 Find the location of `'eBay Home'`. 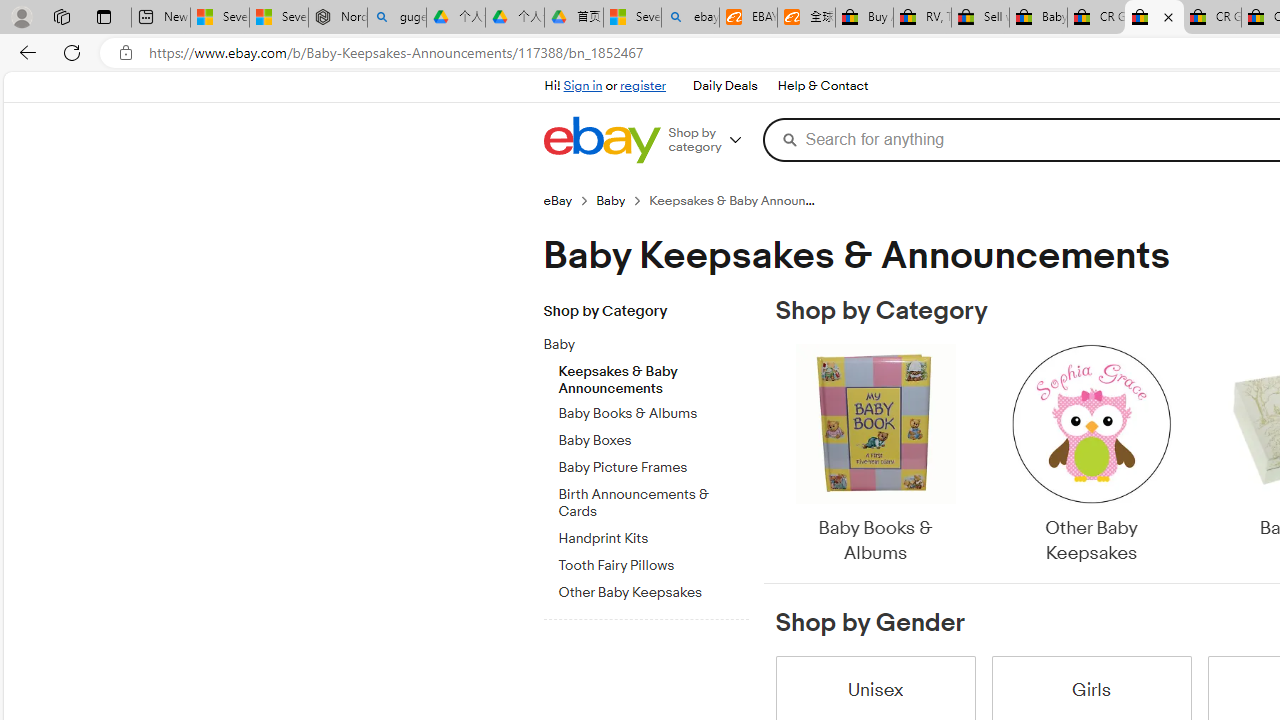

'eBay Home' is located at coordinates (600, 139).